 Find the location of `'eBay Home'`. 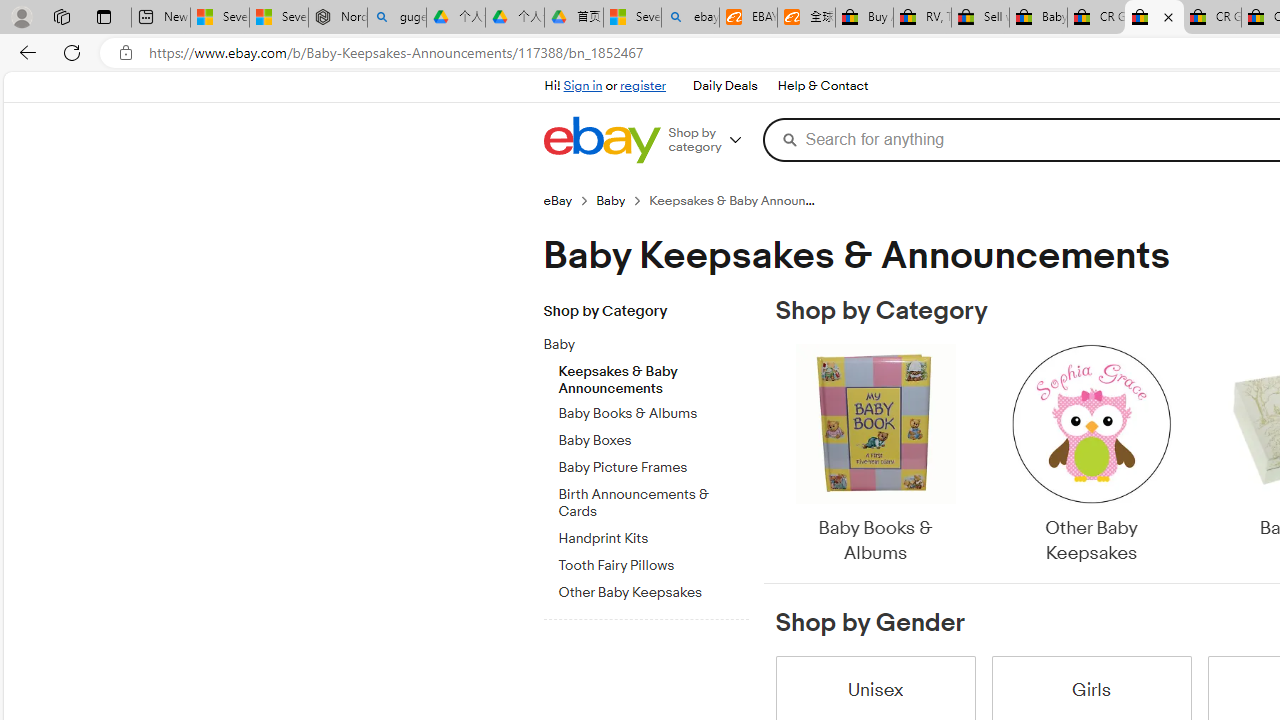

'eBay Home' is located at coordinates (600, 139).